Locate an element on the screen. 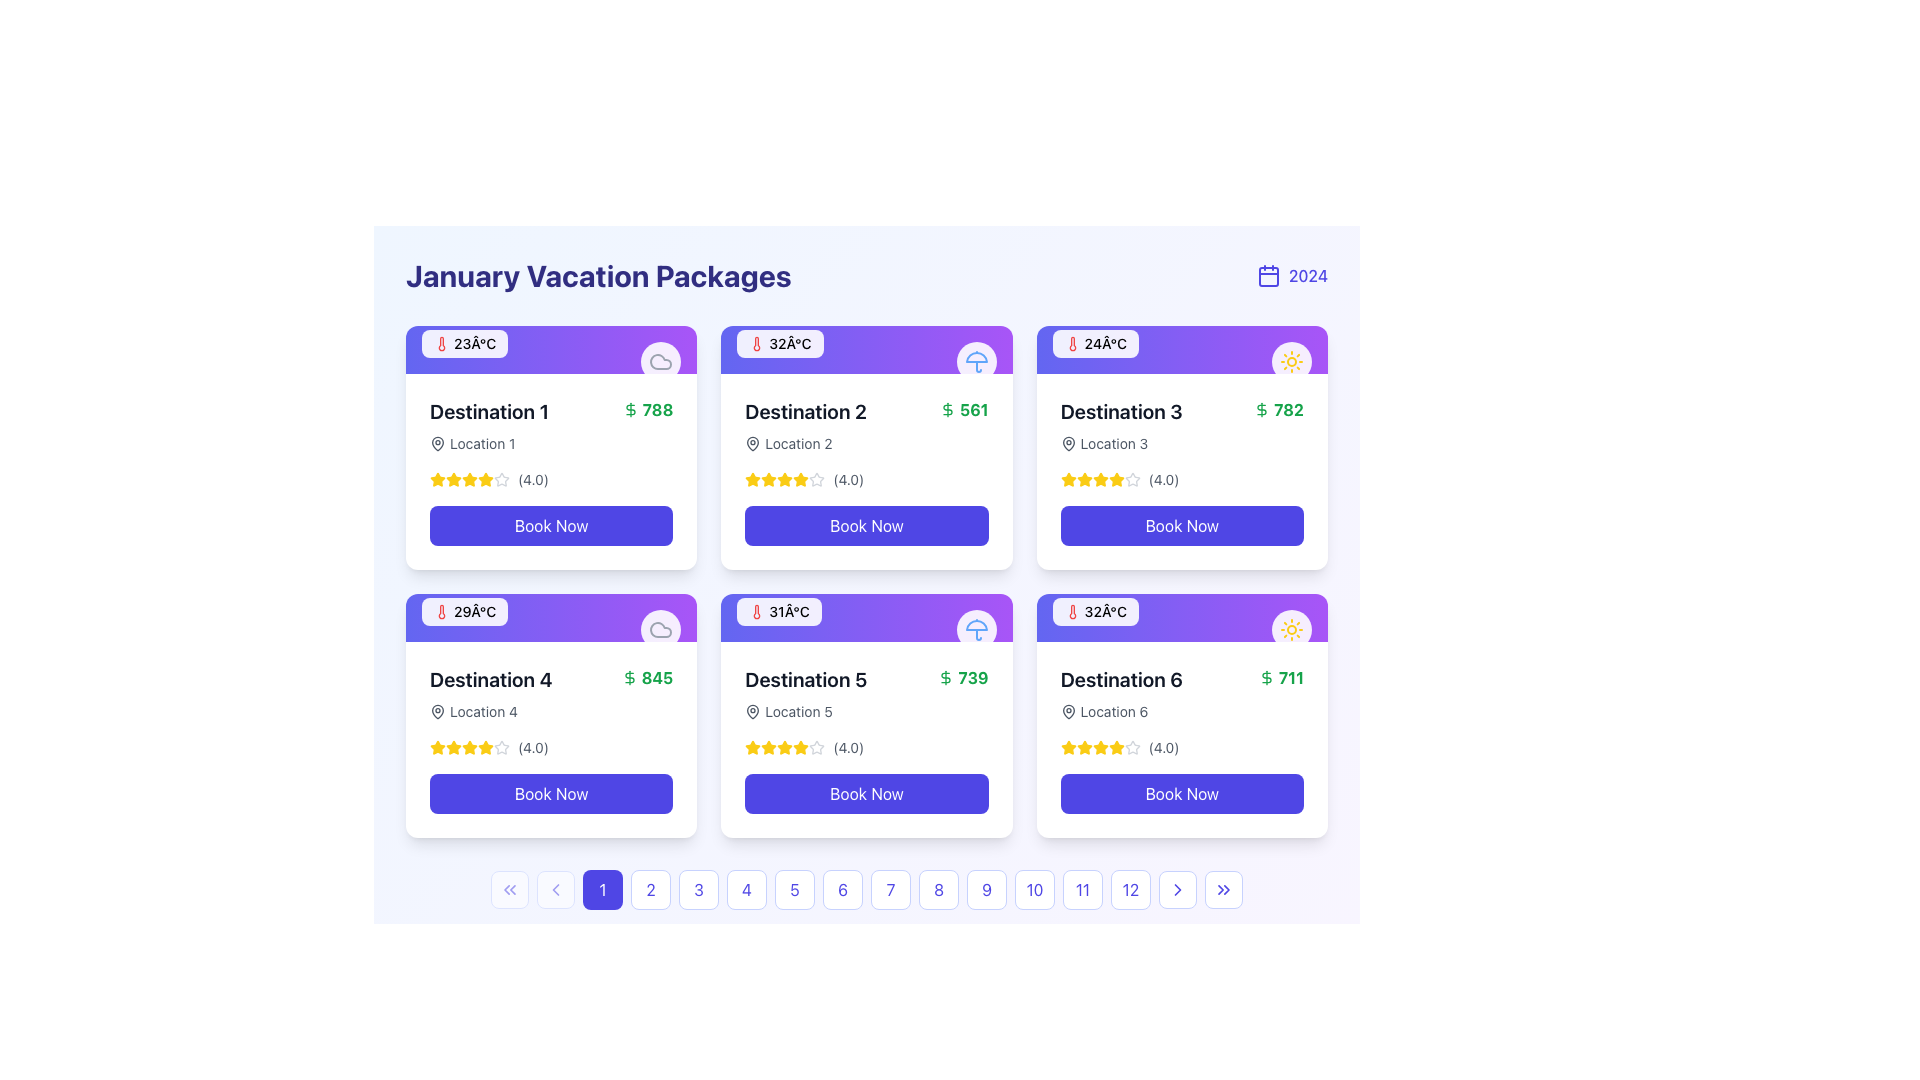 This screenshot has height=1080, width=1920. the blue button with rounded corners displaying the number '1' is located at coordinates (602, 889).